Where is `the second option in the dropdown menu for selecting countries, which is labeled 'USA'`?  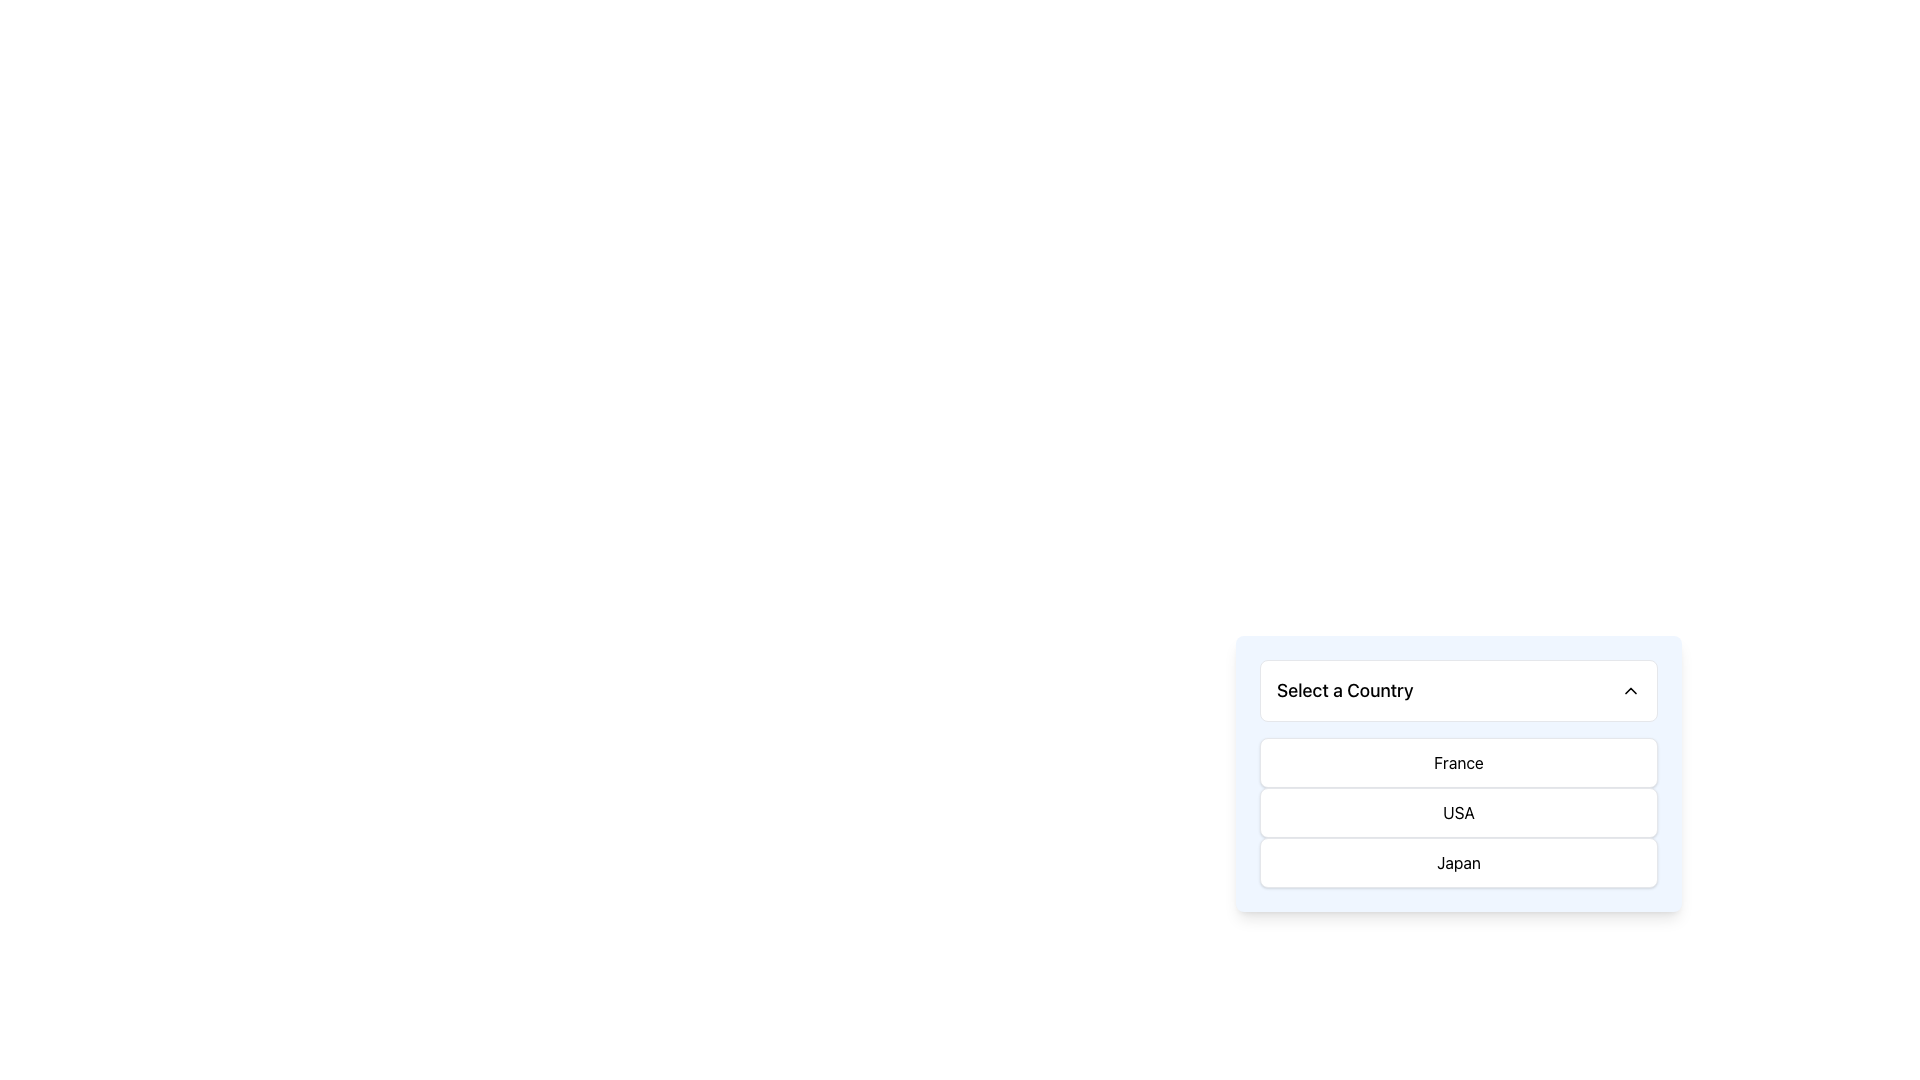 the second option in the dropdown menu for selecting countries, which is labeled 'USA' is located at coordinates (1459, 813).